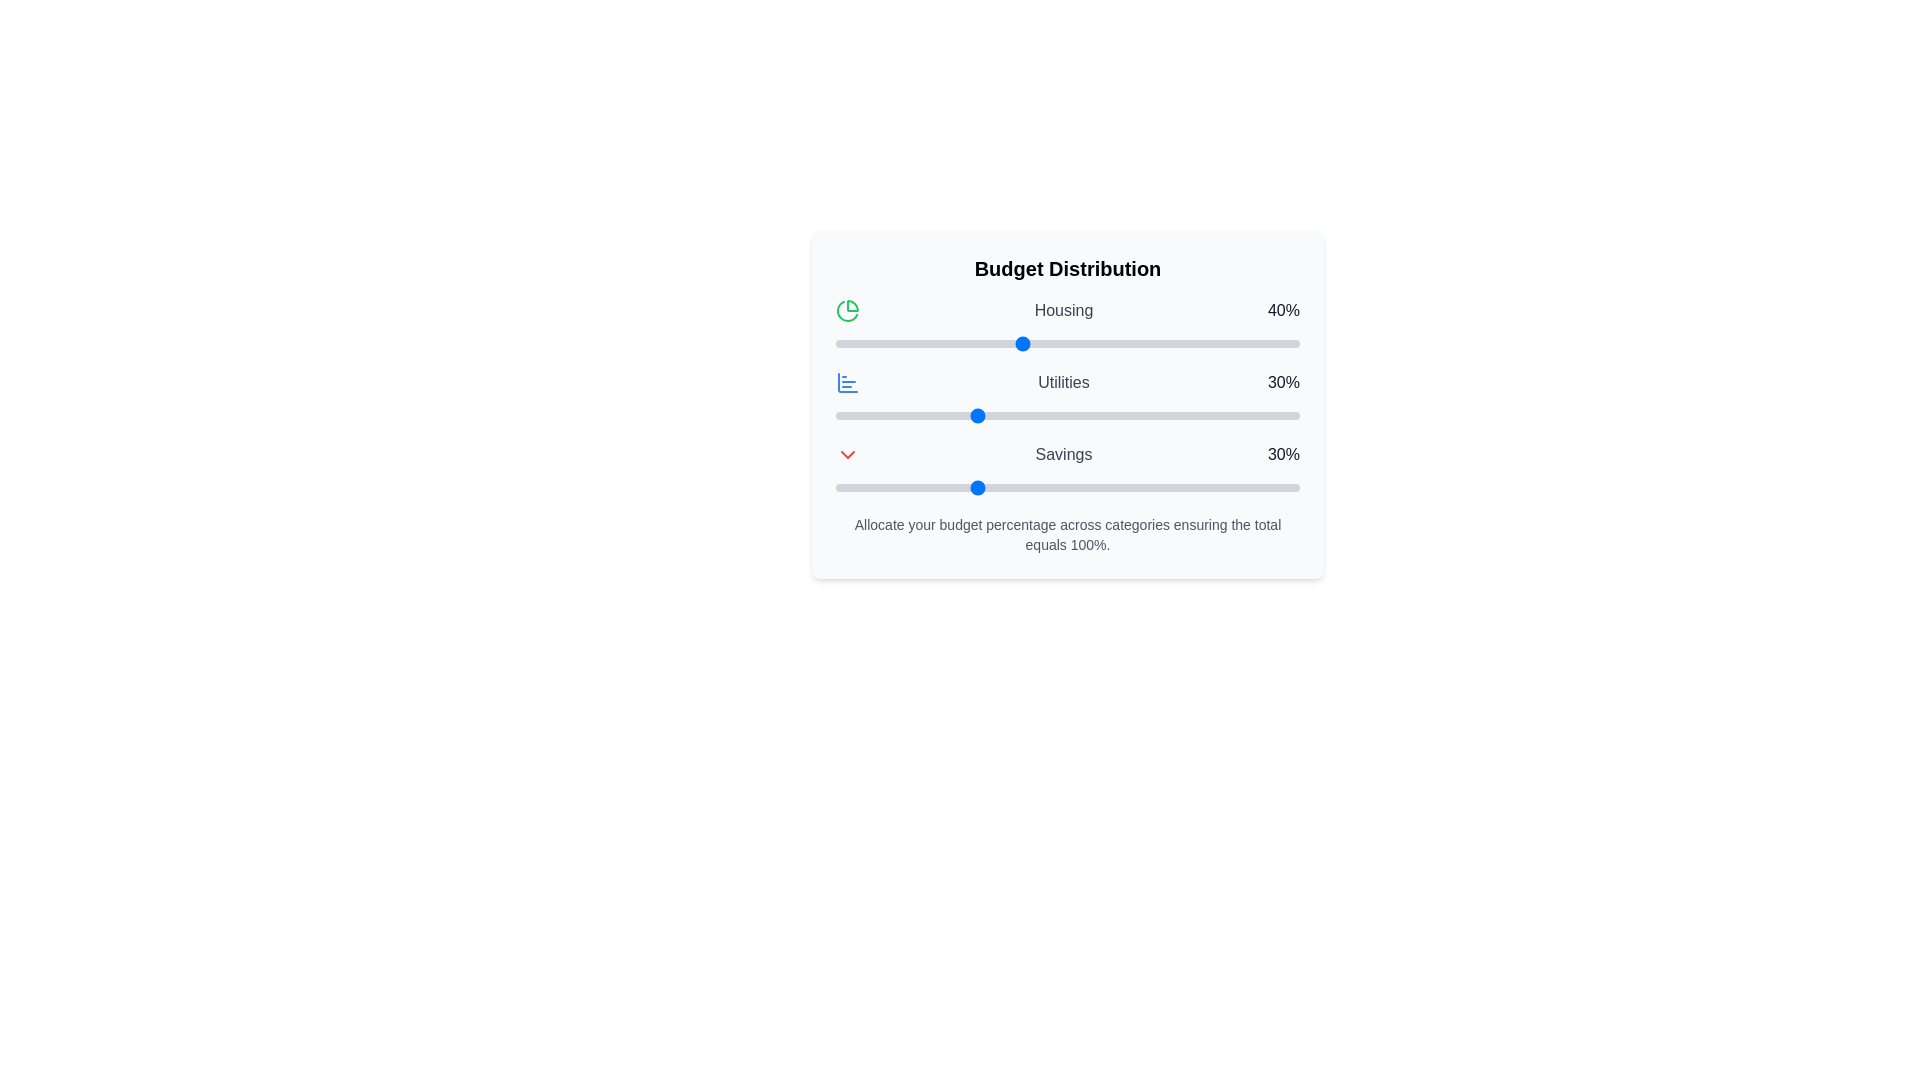  What do you see at coordinates (989, 342) in the screenshot?
I see `the Housing percentage slider` at bounding box center [989, 342].